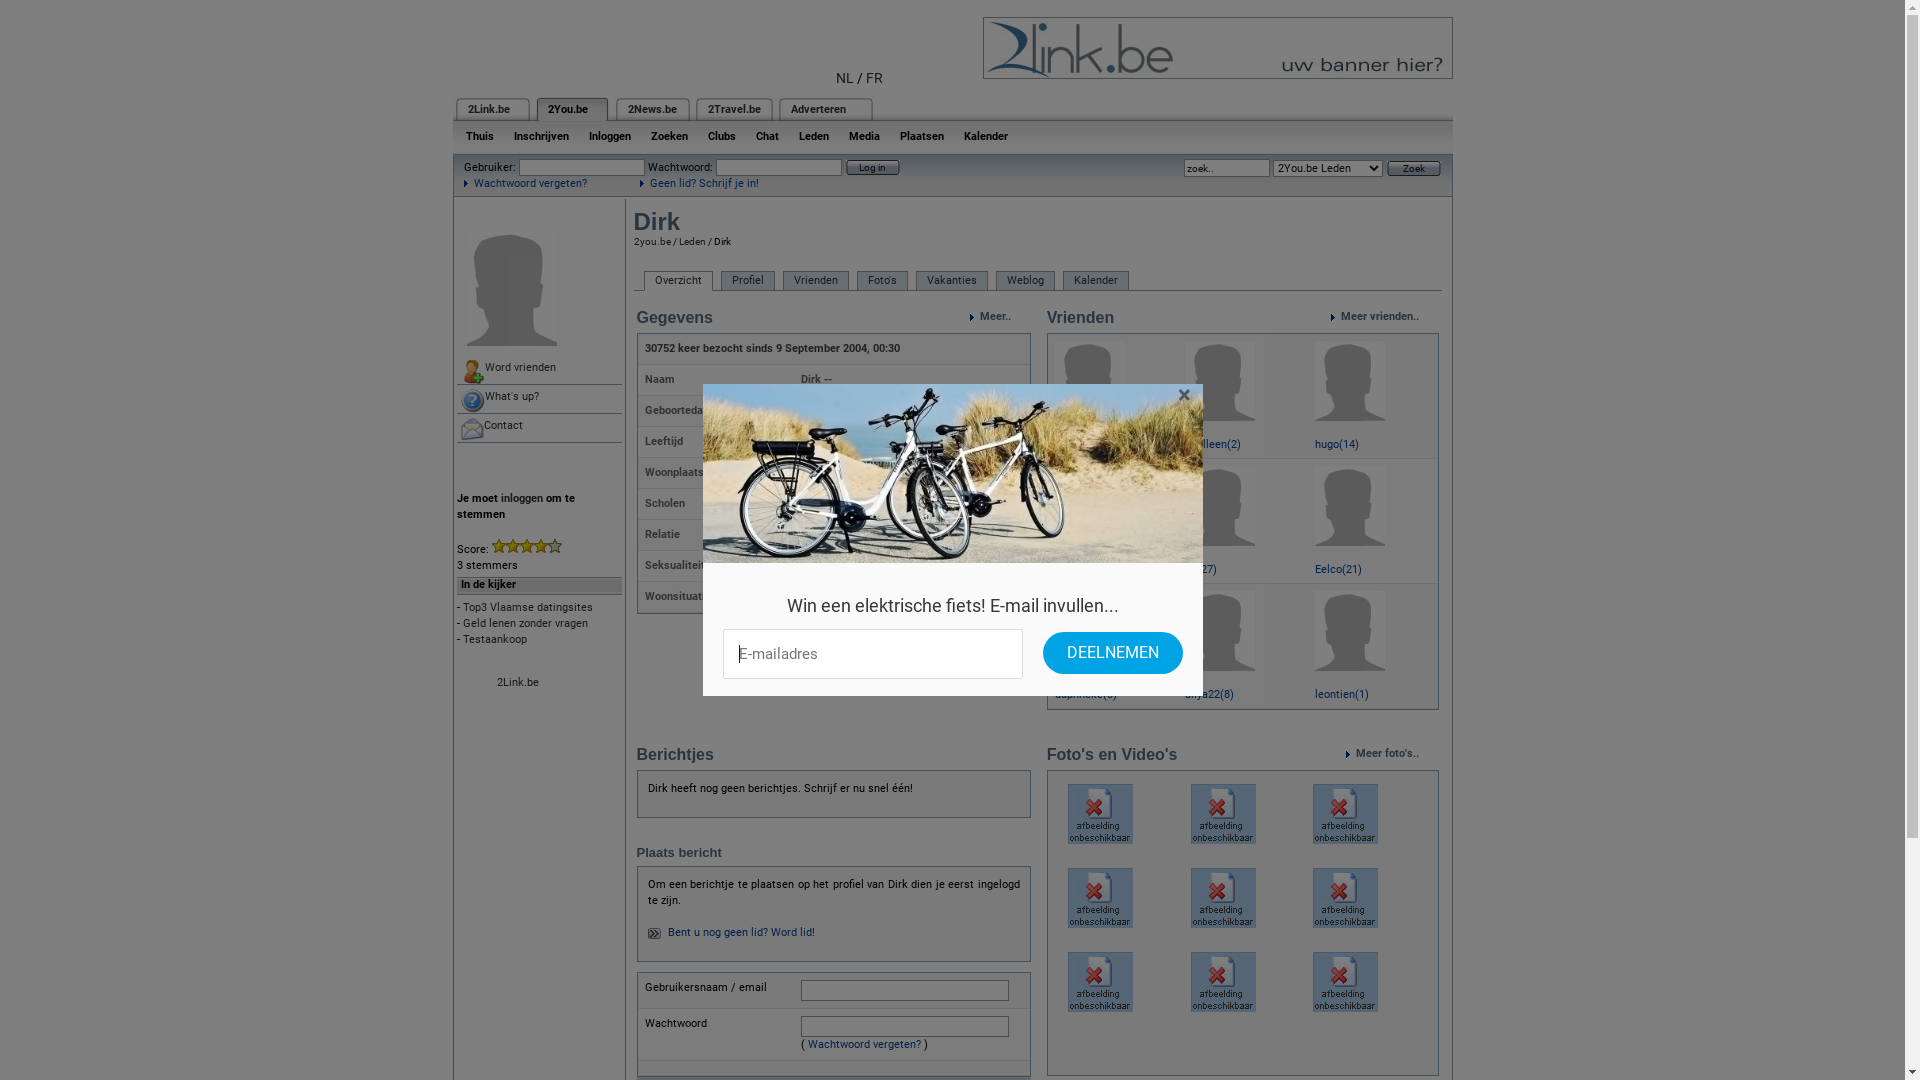  Describe the element at coordinates (1025, 281) in the screenshot. I see `'Weblog'` at that location.